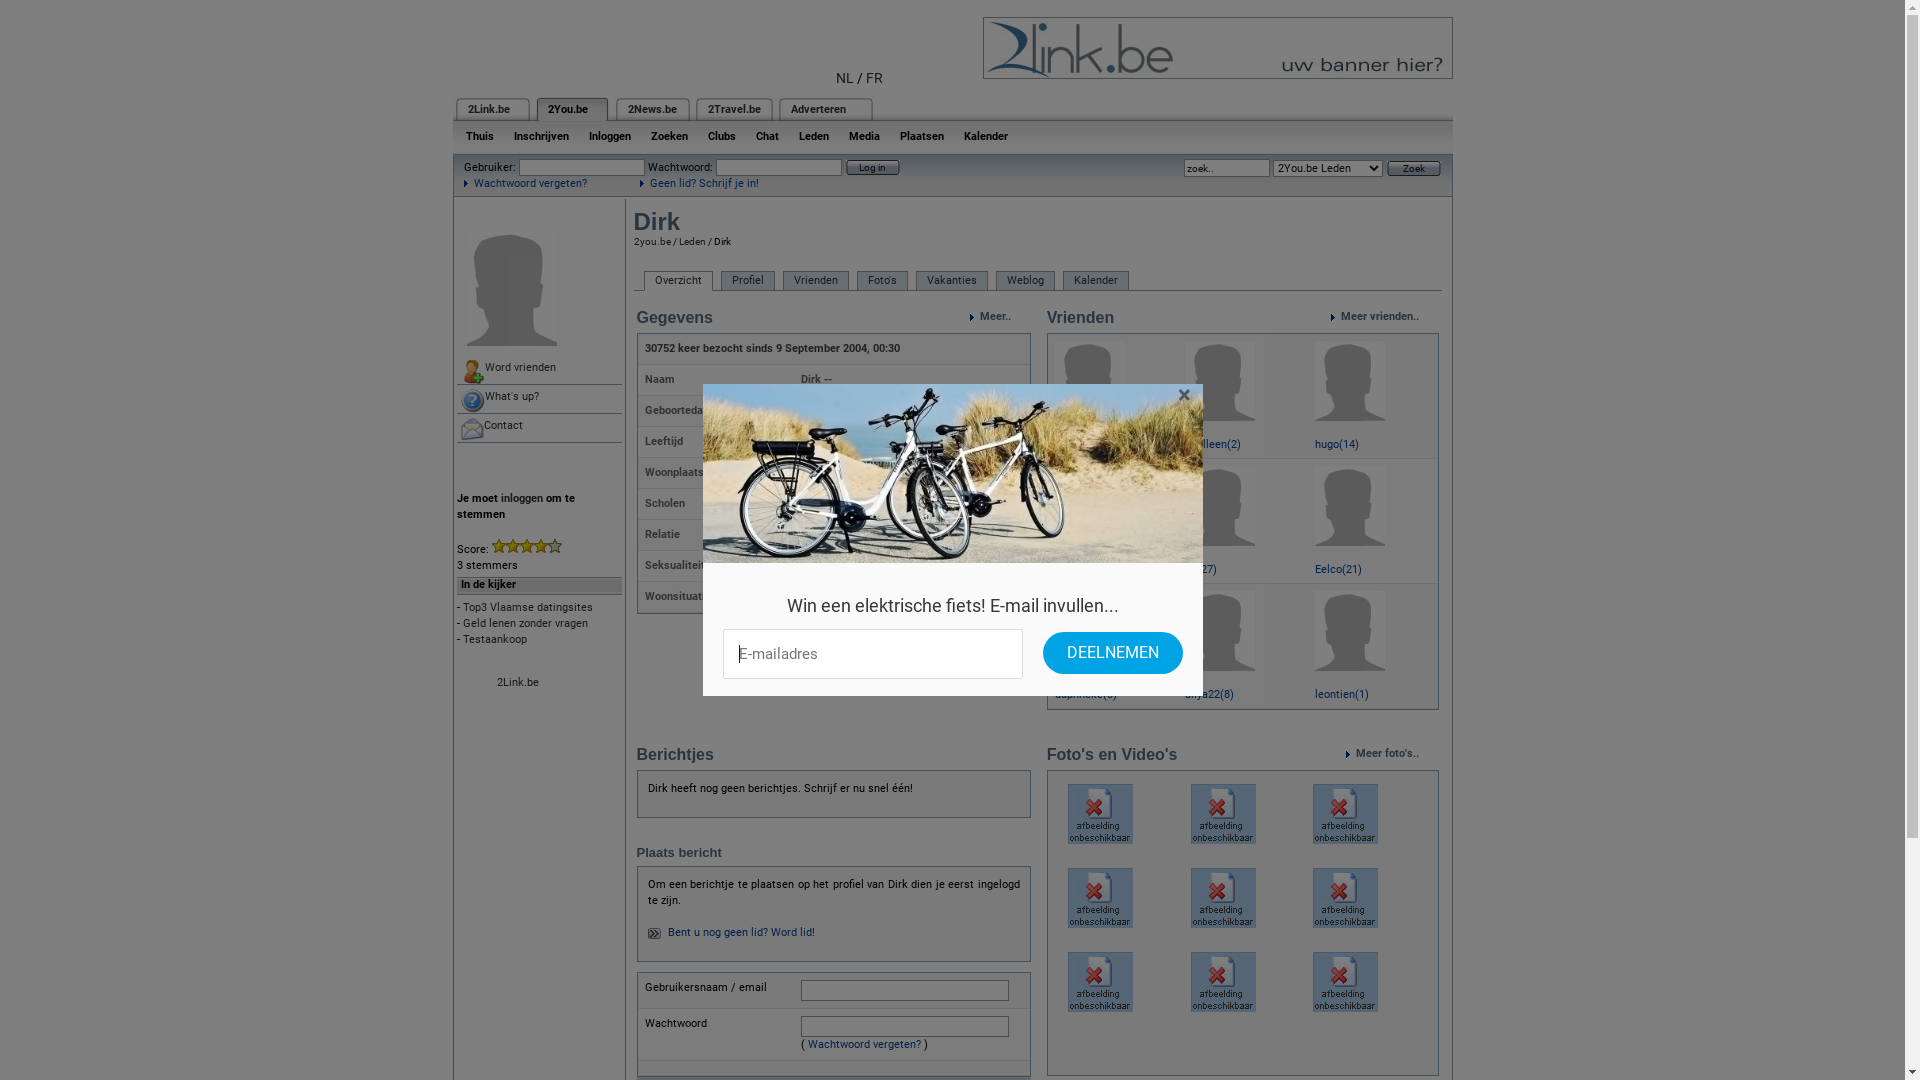  Describe the element at coordinates (1025, 281) in the screenshot. I see `'Weblog'` at that location.